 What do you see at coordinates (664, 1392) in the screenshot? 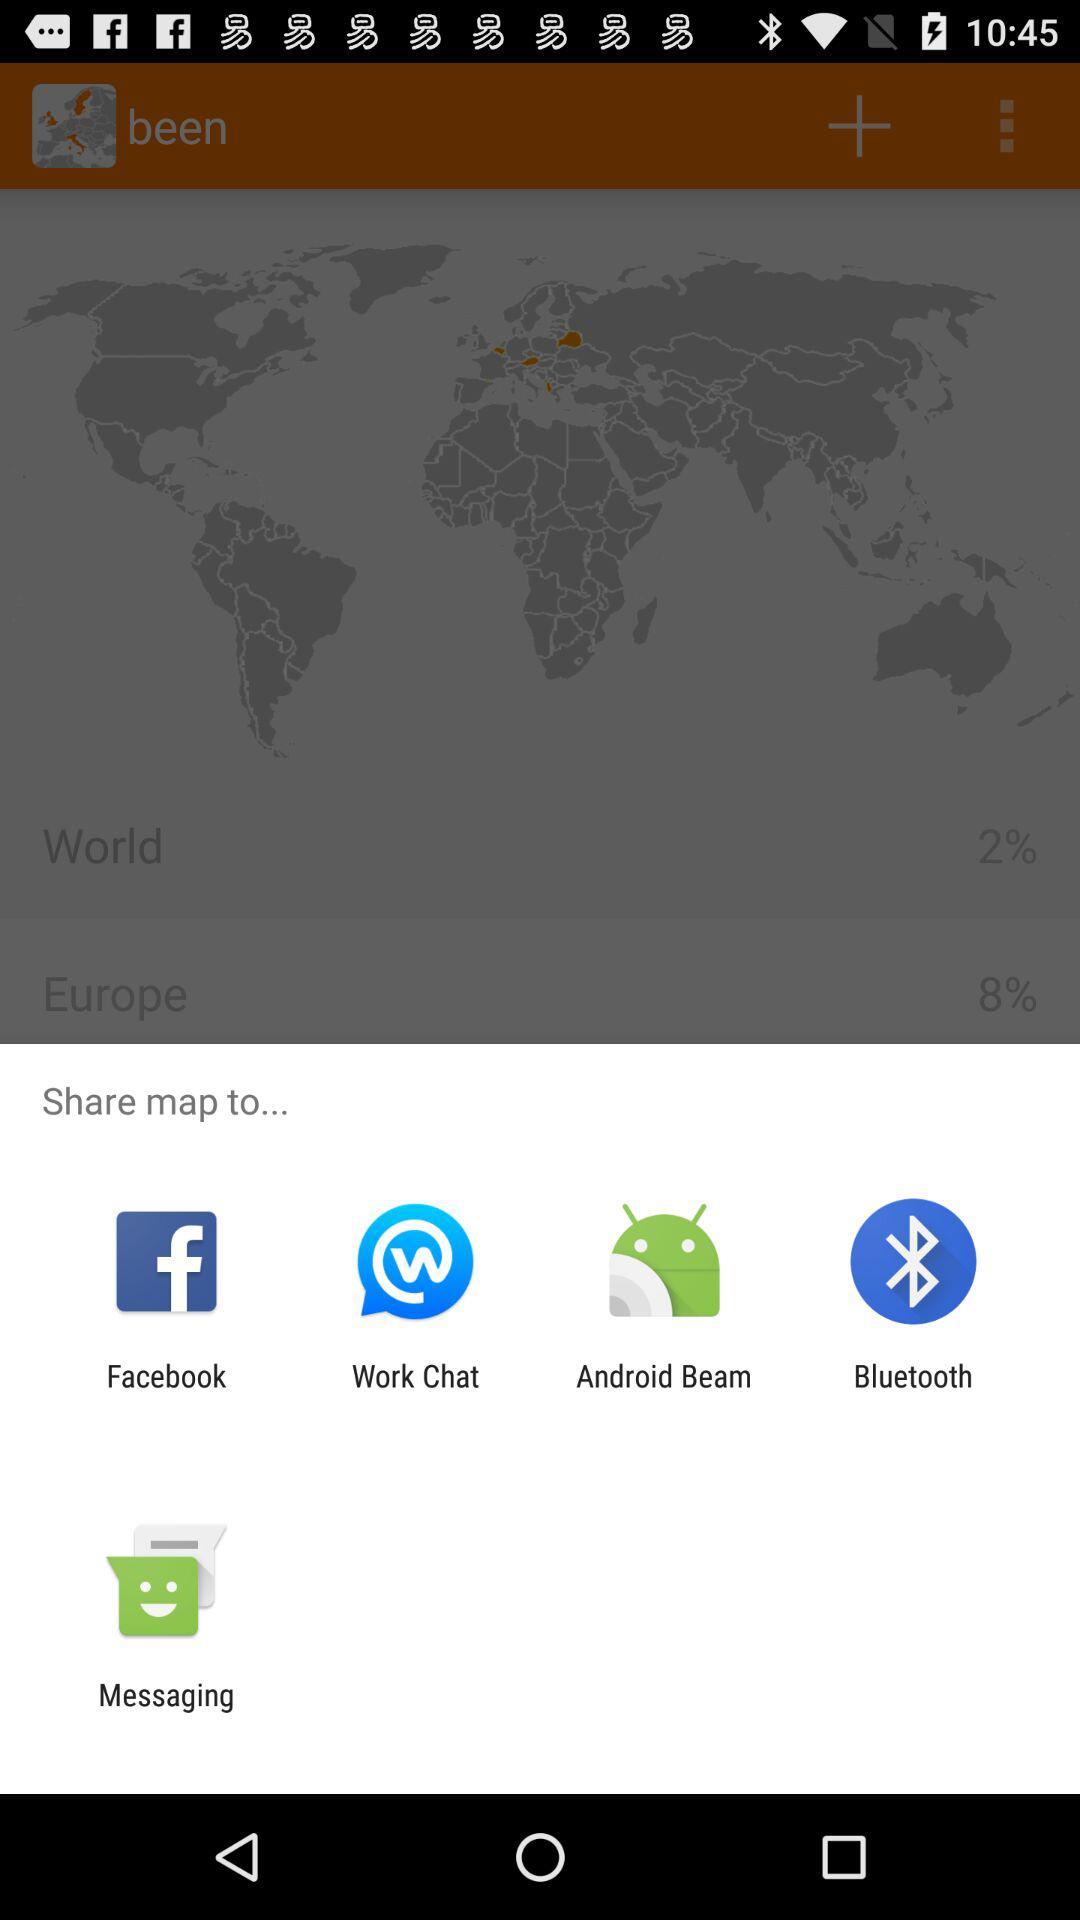
I see `app next to the work chat` at bounding box center [664, 1392].